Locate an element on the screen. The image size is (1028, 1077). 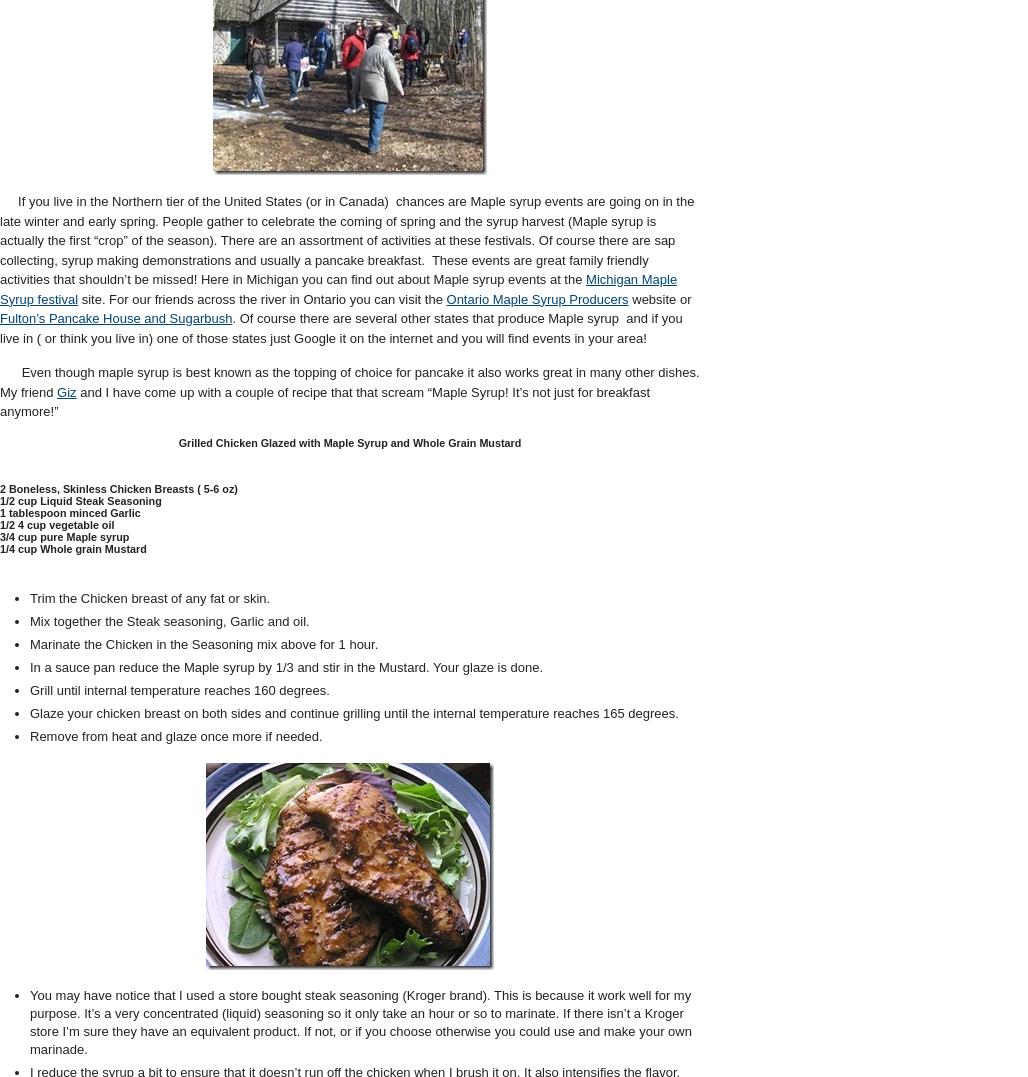
'. Of course there are several other states that produce Maple syrup  and if you live in ( or think you live in) one of those states just Google it on the internet and you will find events in your area!' is located at coordinates (339, 327).